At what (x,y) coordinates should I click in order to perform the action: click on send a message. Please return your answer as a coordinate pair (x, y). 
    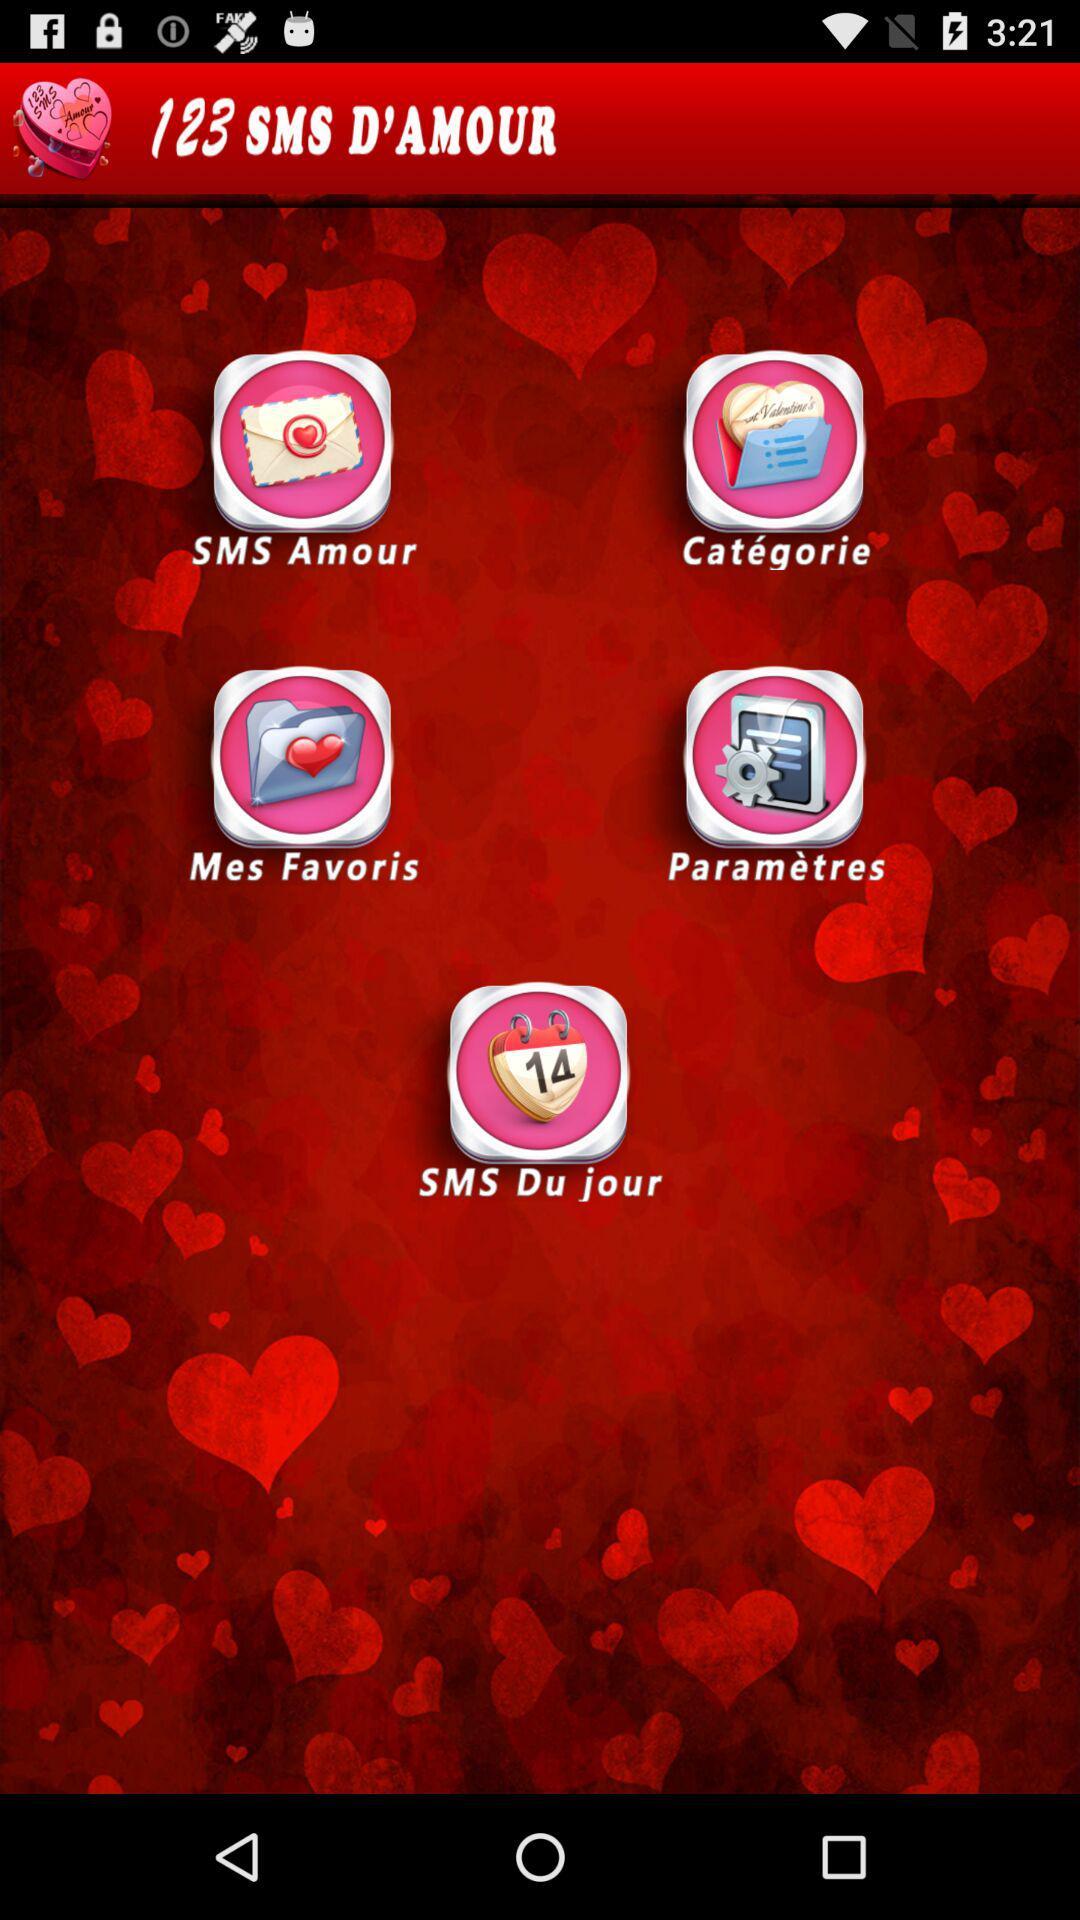
    Looking at the image, I should click on (303, 457).